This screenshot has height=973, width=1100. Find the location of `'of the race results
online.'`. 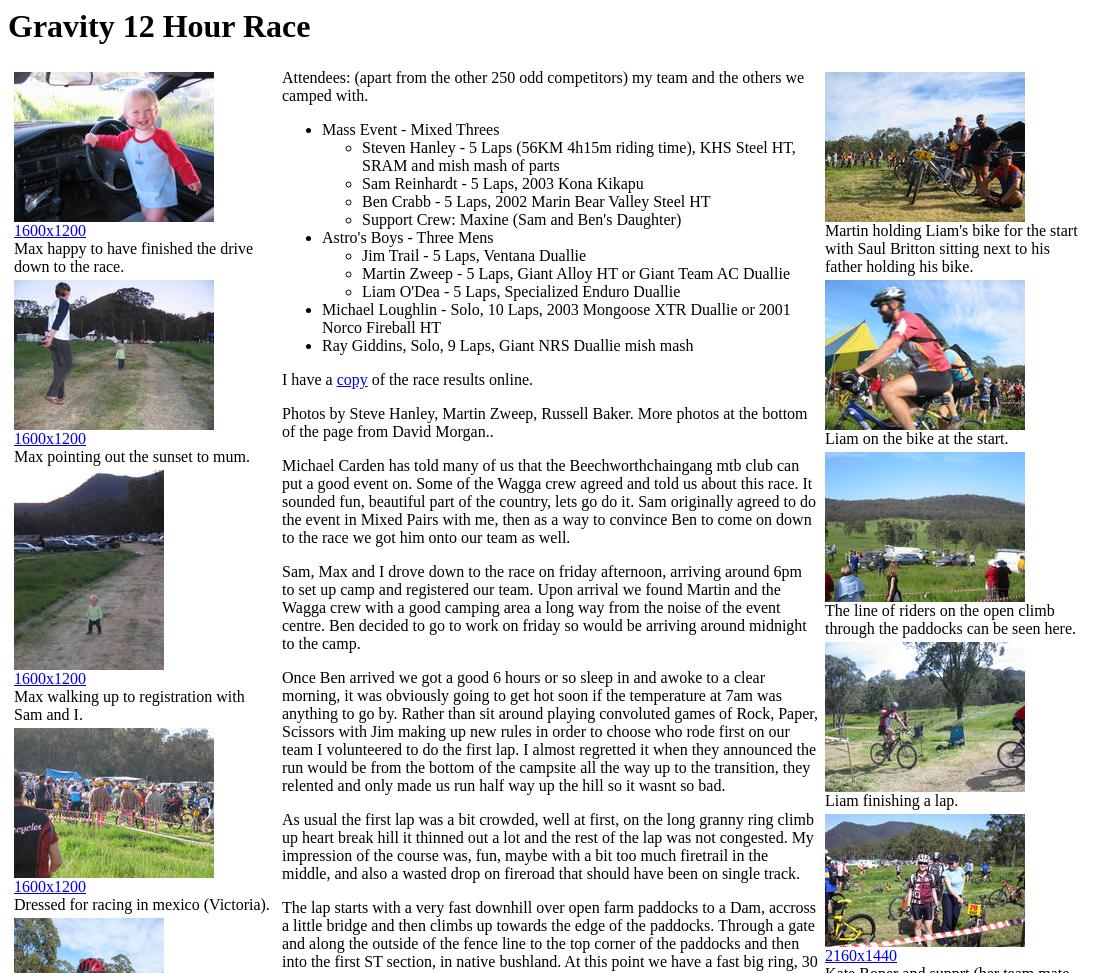

'of the race results
online.' is located at coordinates (449, 378).